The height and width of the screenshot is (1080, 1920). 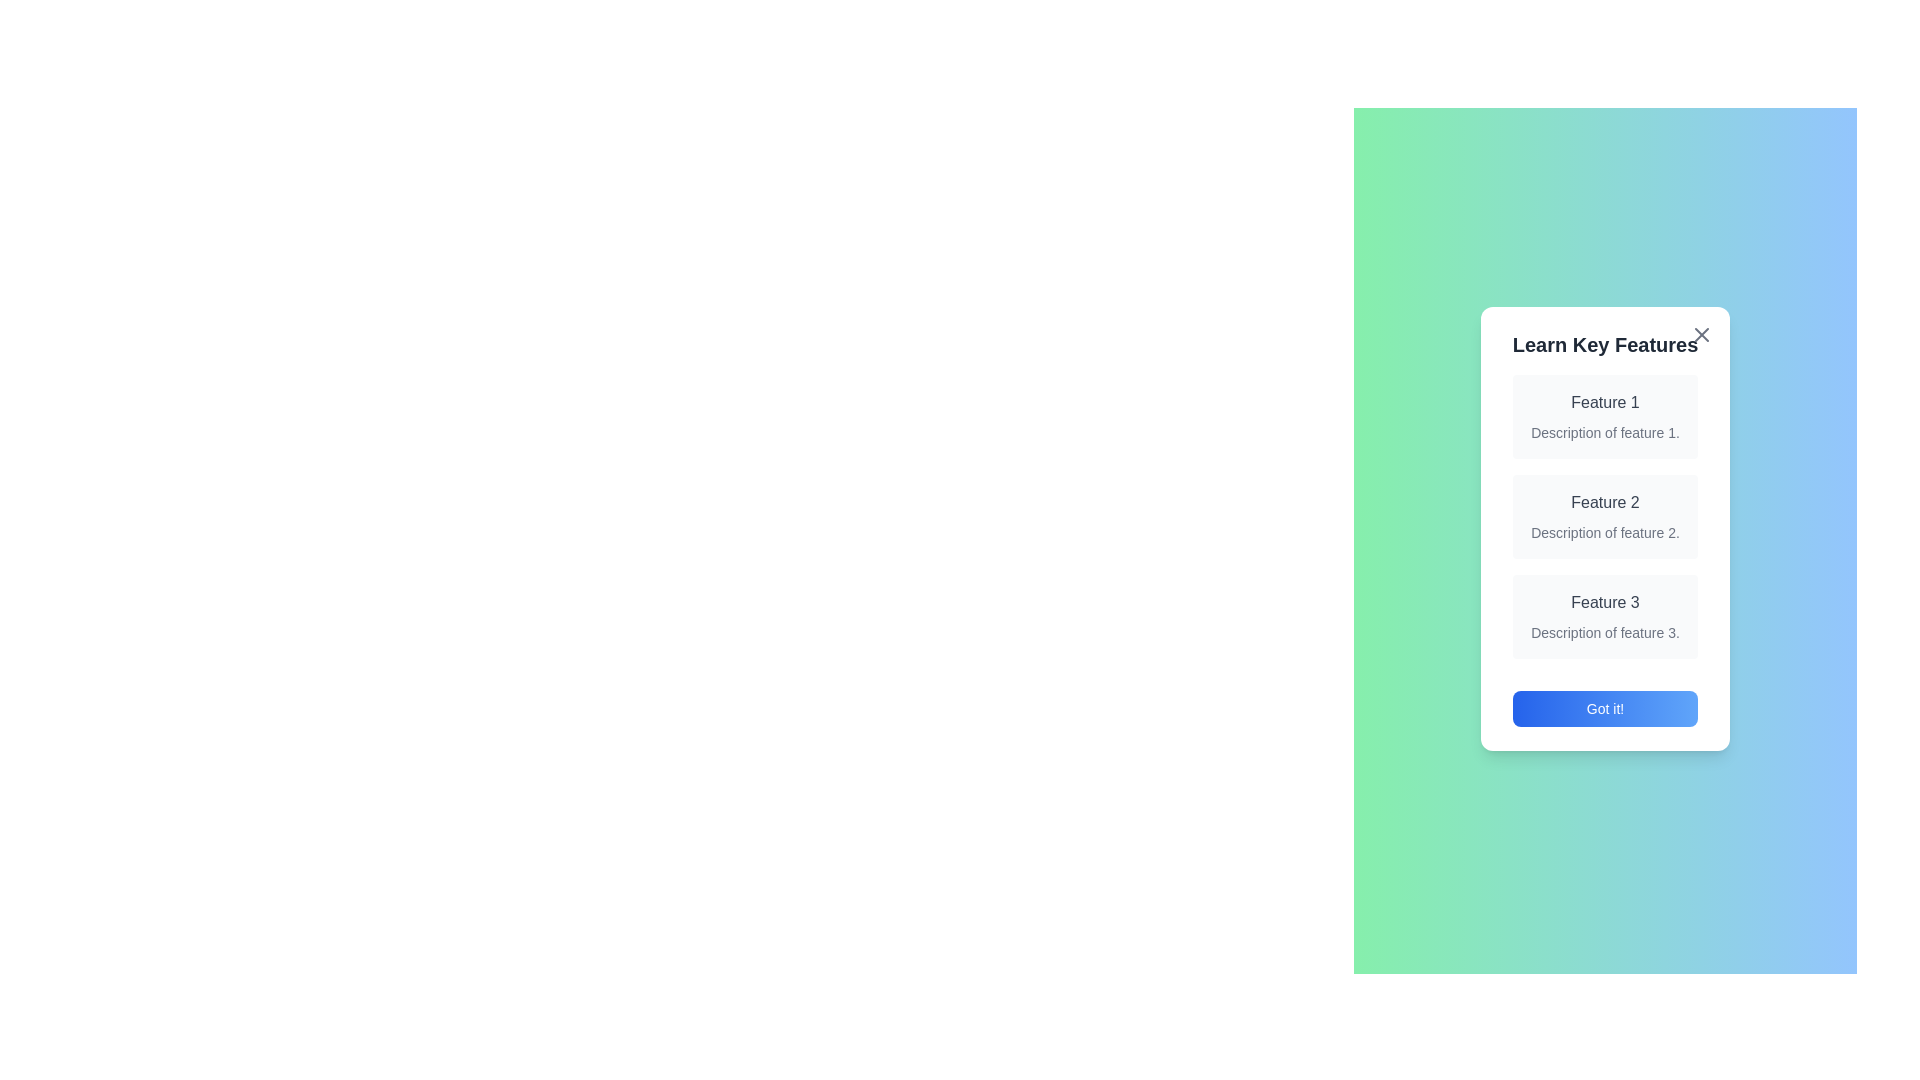 What do you see at coordinates (1604, 515) in the screenshot?
I see `the details of Feature 2 by highlighting its section` at bounding box center [1604, 515].